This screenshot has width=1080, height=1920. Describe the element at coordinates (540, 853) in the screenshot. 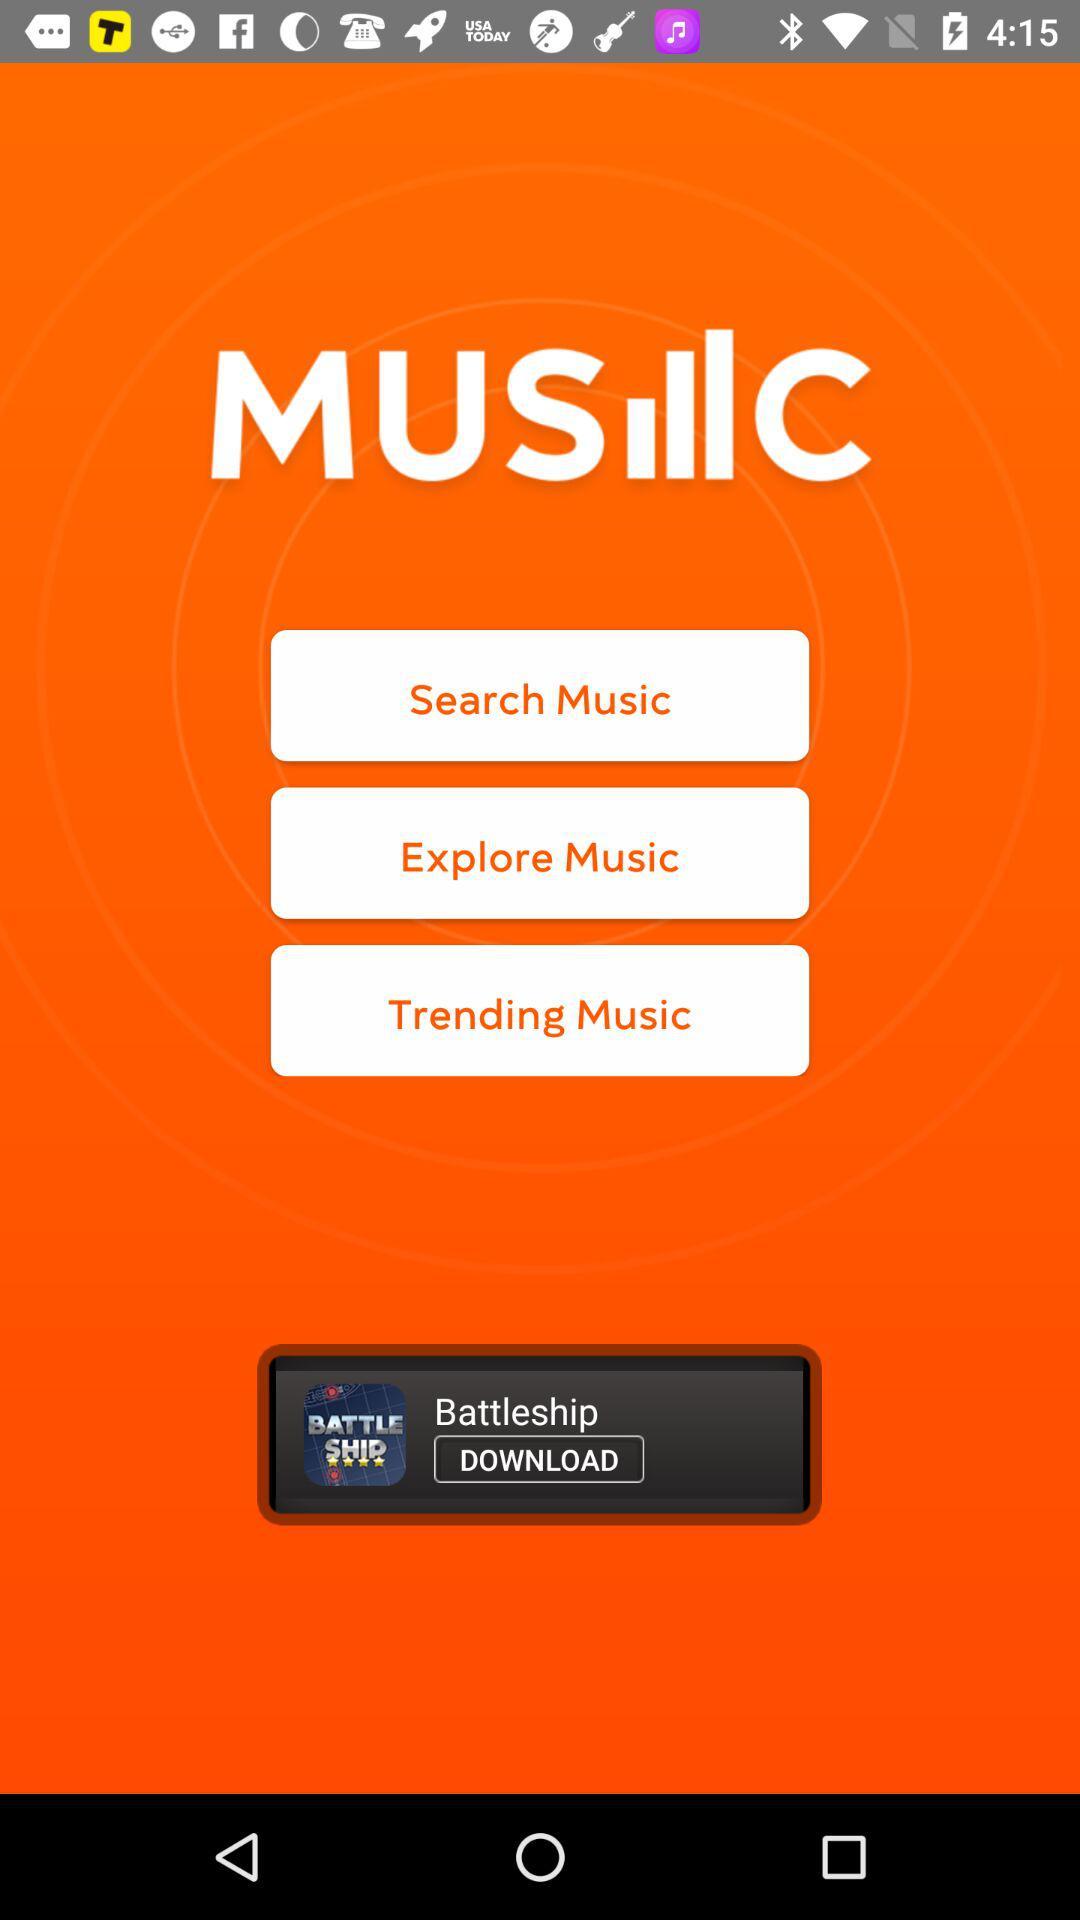

I see `the item below search music item` at that location.